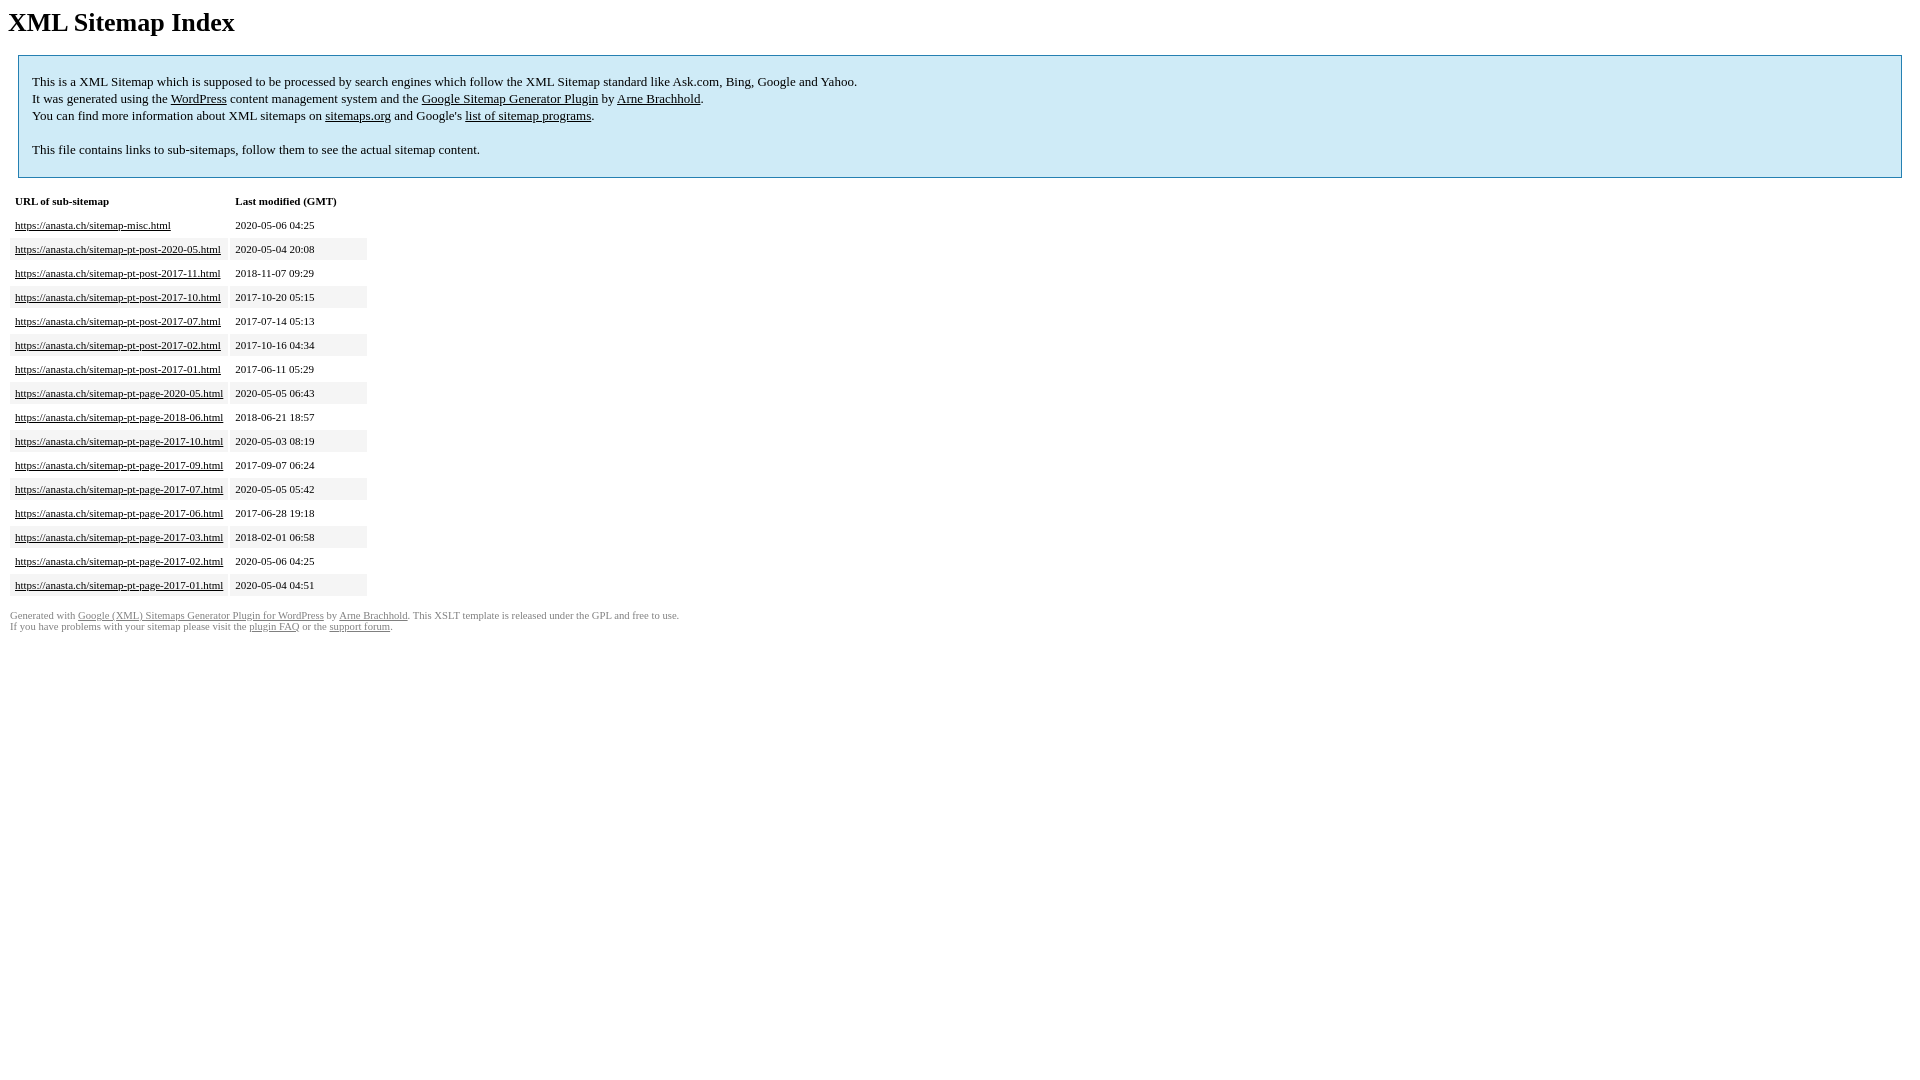  I want to click on 'https://anasta.ch/sitemap-pt-post-2017-11.html', so click(117, 273).